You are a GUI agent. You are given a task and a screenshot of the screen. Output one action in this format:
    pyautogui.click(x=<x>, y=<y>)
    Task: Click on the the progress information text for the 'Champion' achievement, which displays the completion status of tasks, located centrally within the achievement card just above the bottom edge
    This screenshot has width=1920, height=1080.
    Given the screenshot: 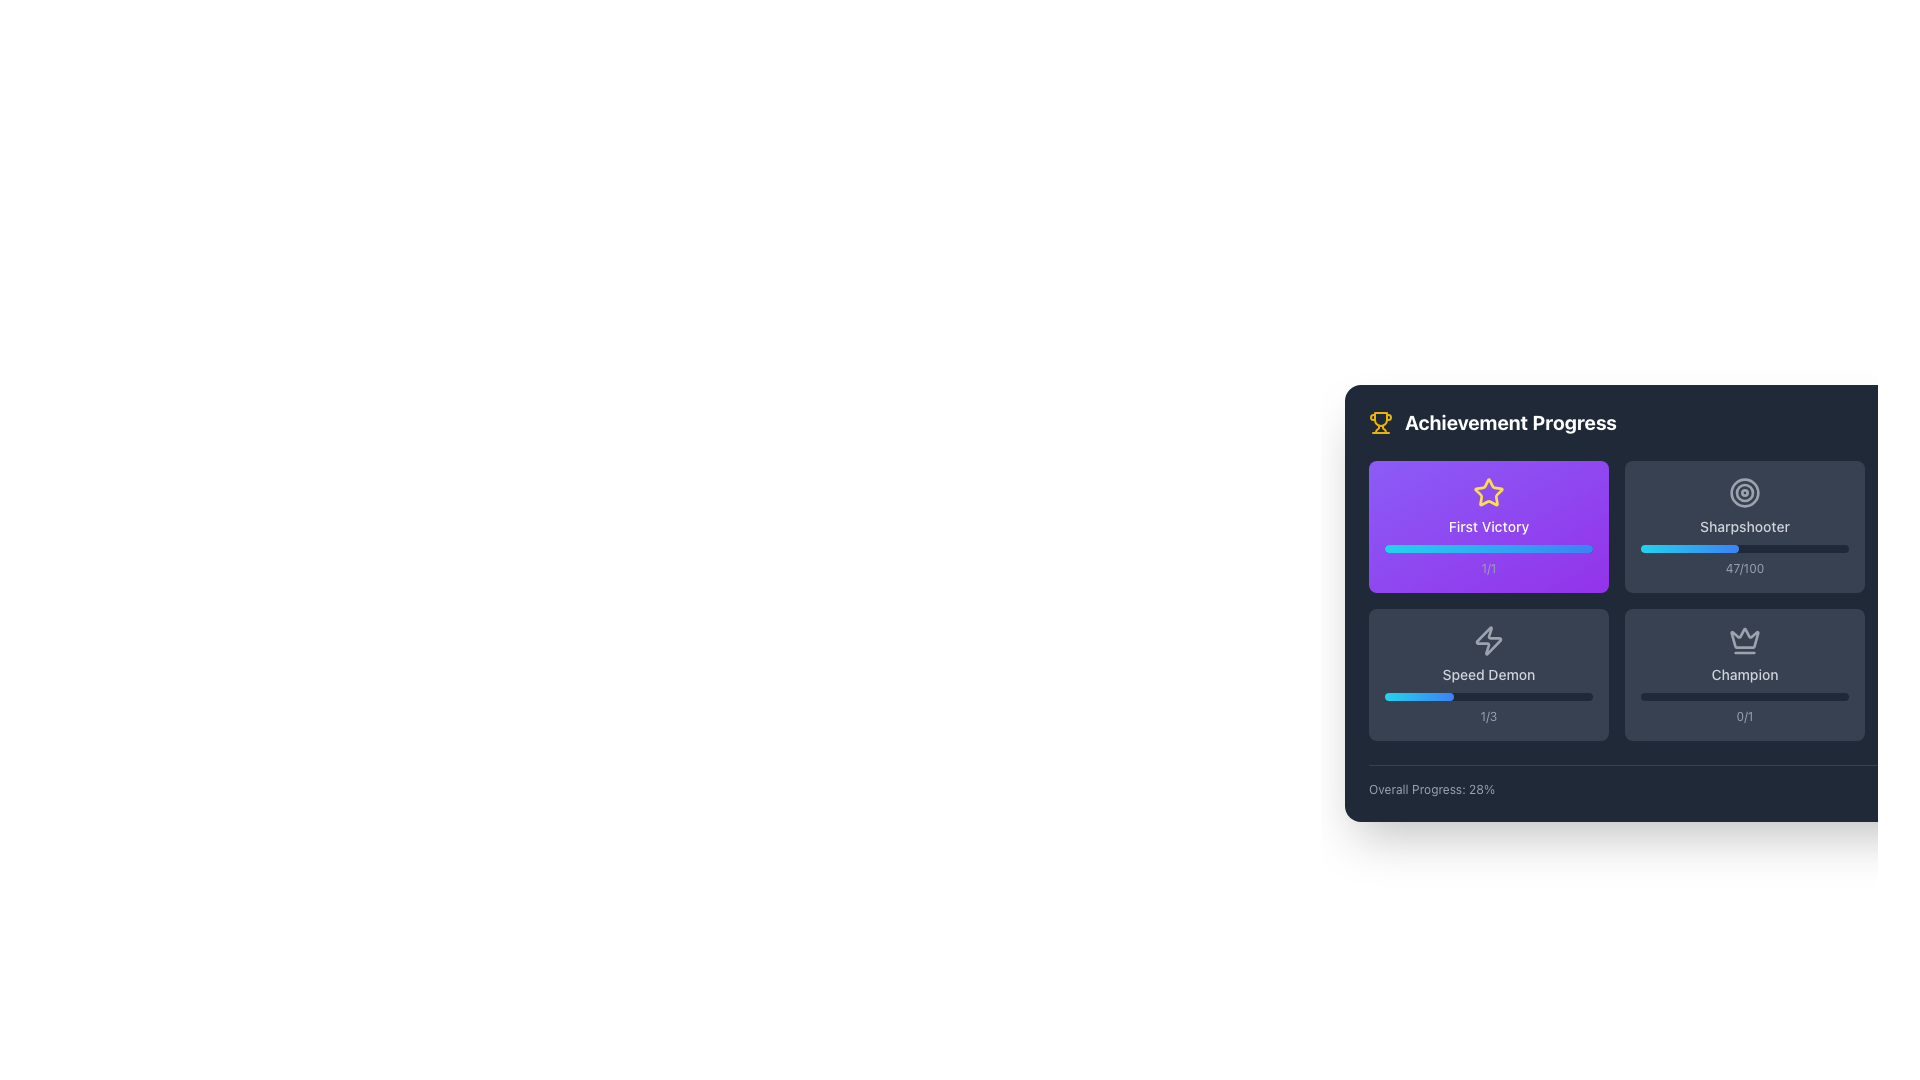 What is the action you would take?
    pyautogui.click(x=1743, y=716)
    